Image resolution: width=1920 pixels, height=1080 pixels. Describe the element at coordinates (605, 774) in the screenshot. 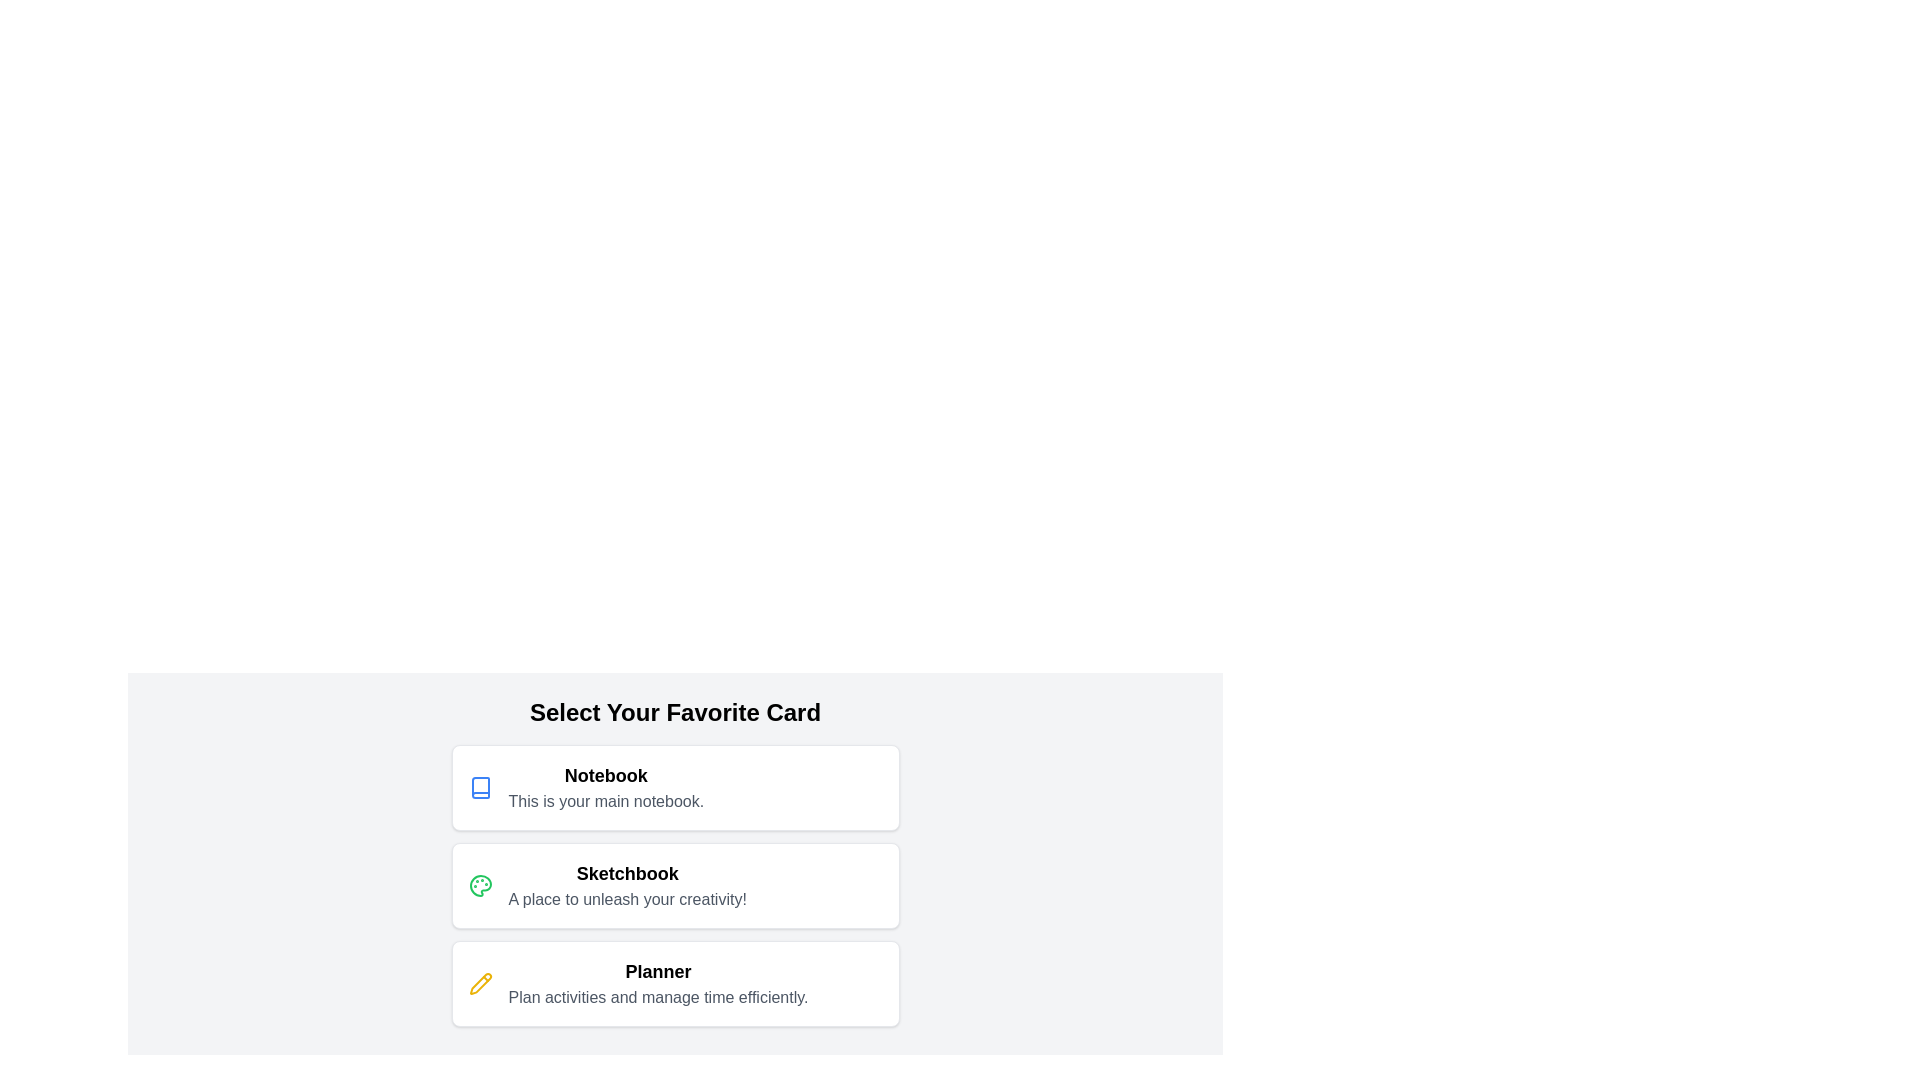

I see `the 'Notebook' heading element, which is located at the top-left corner of the topmost card in the list, above its description text and beside a graphical icon` at that location.